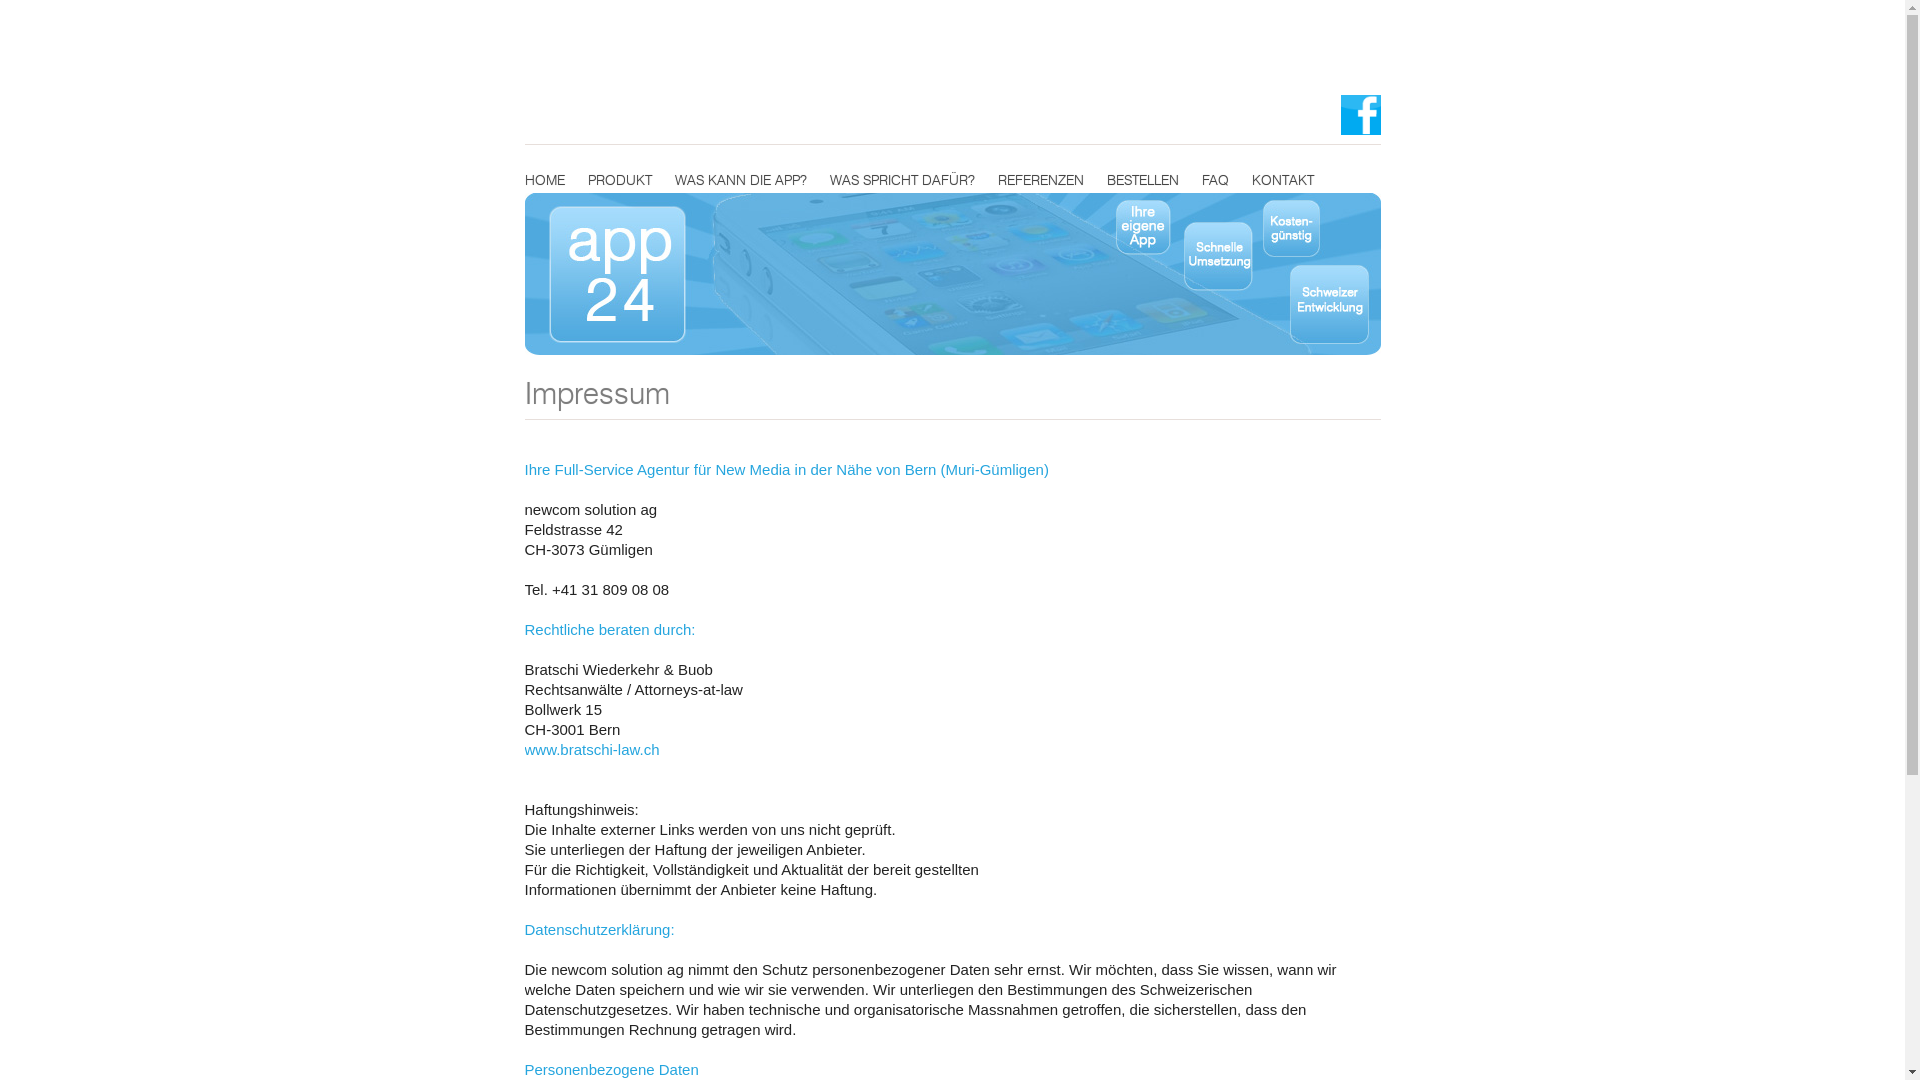  Describe the element at coordinates (1214, 181) in the screenshot. I see `'FAQ'` at that location.